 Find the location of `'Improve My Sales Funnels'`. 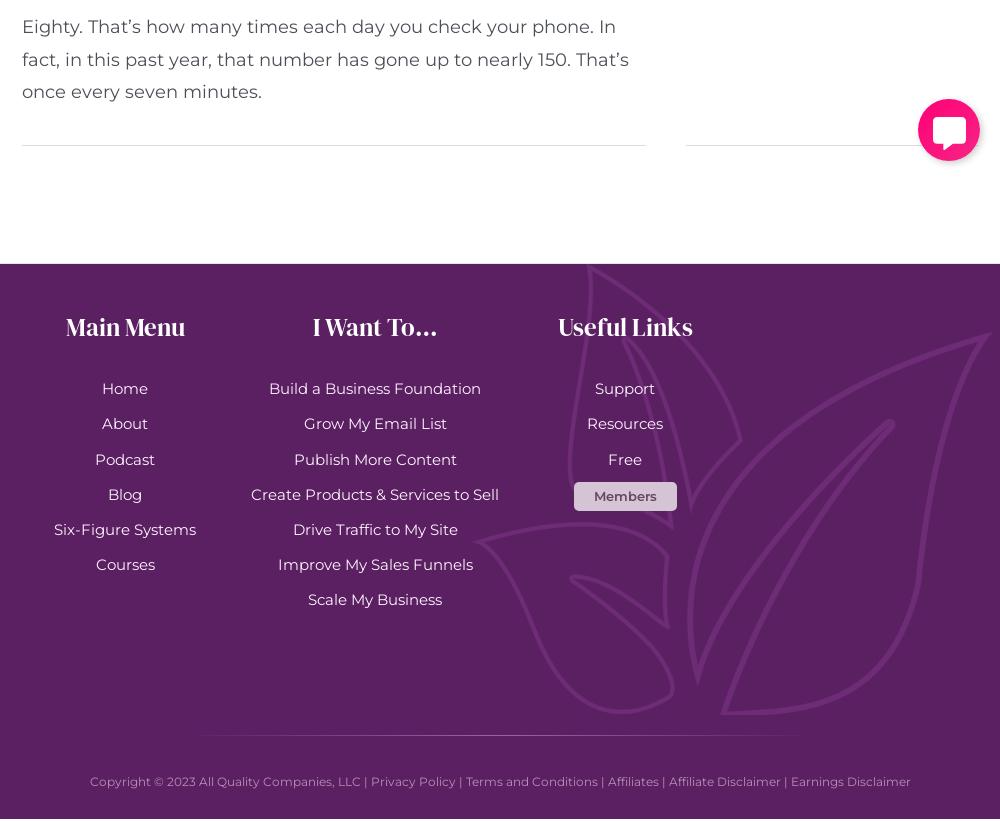

'Improve My Sales Funnels' is located at coordinates (373, 563).